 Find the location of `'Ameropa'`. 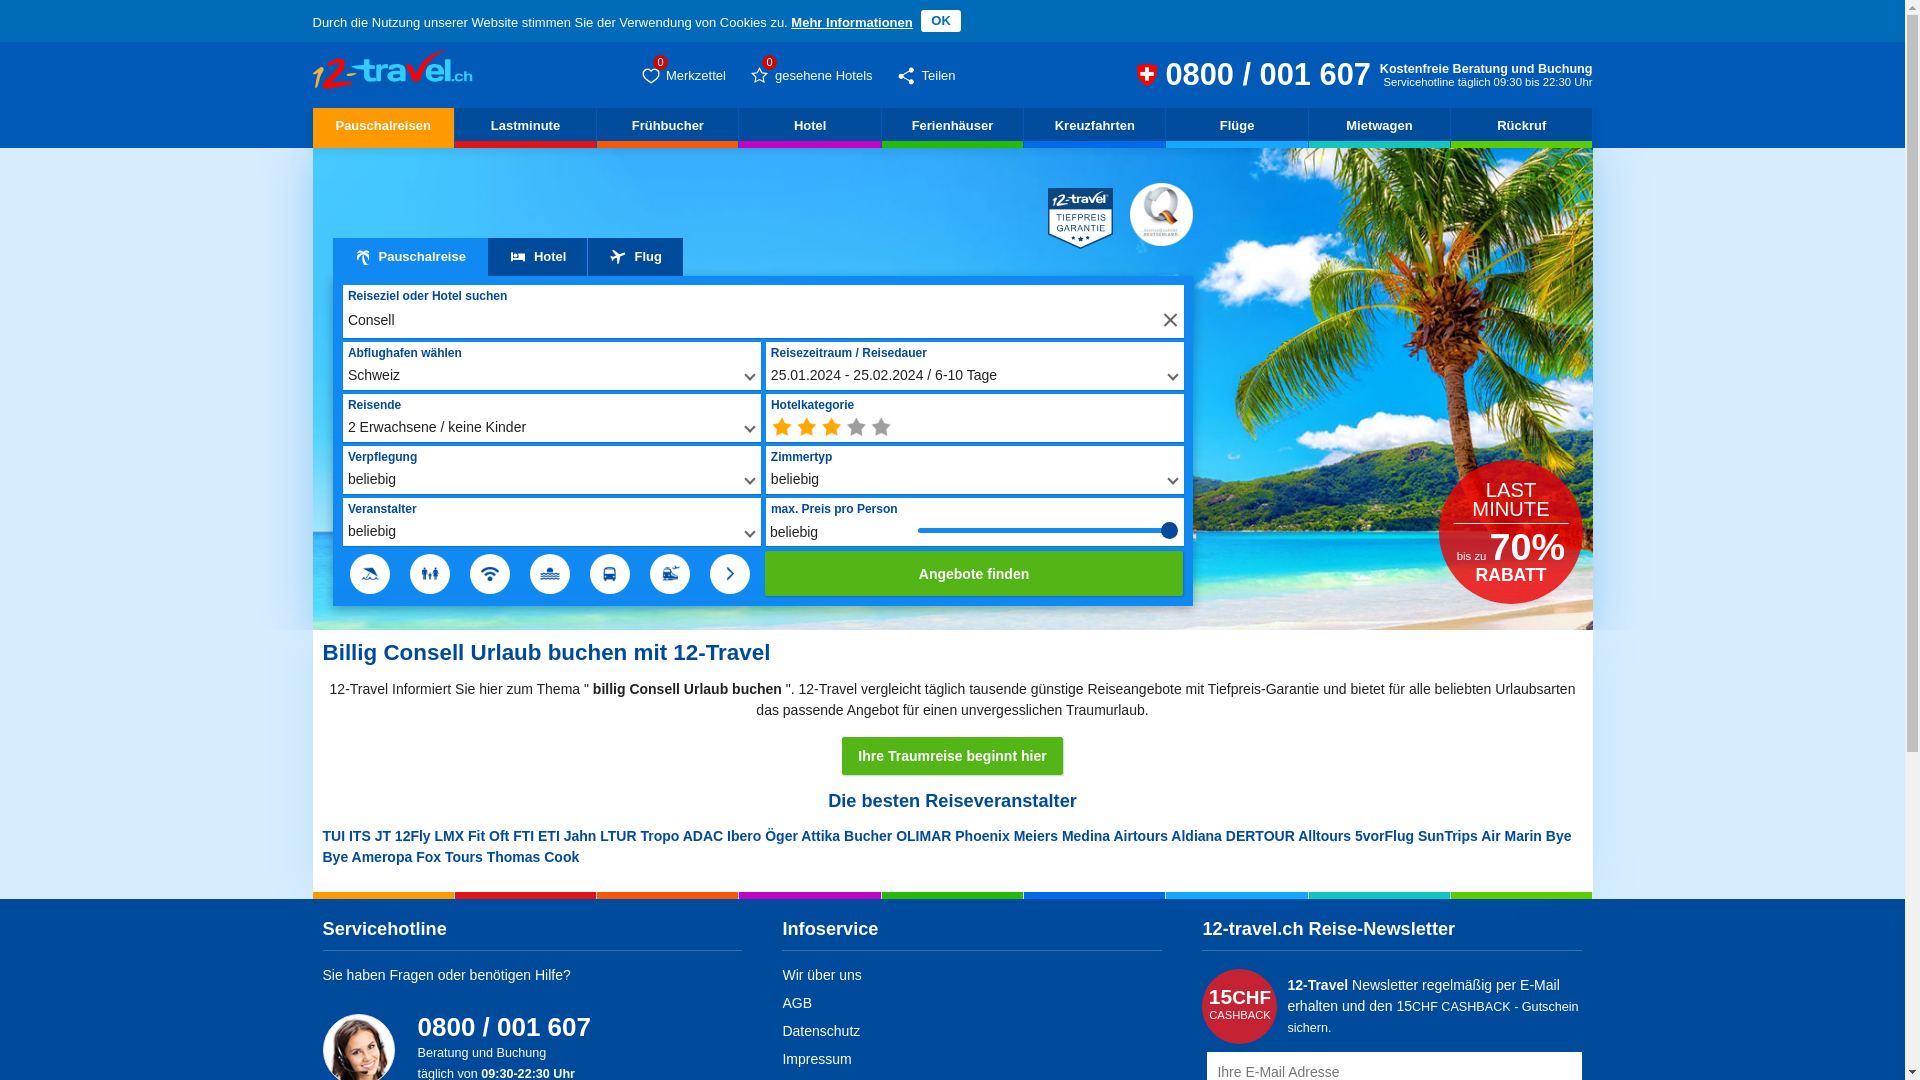

'Ameropa' is located at coordinates (382, 855).